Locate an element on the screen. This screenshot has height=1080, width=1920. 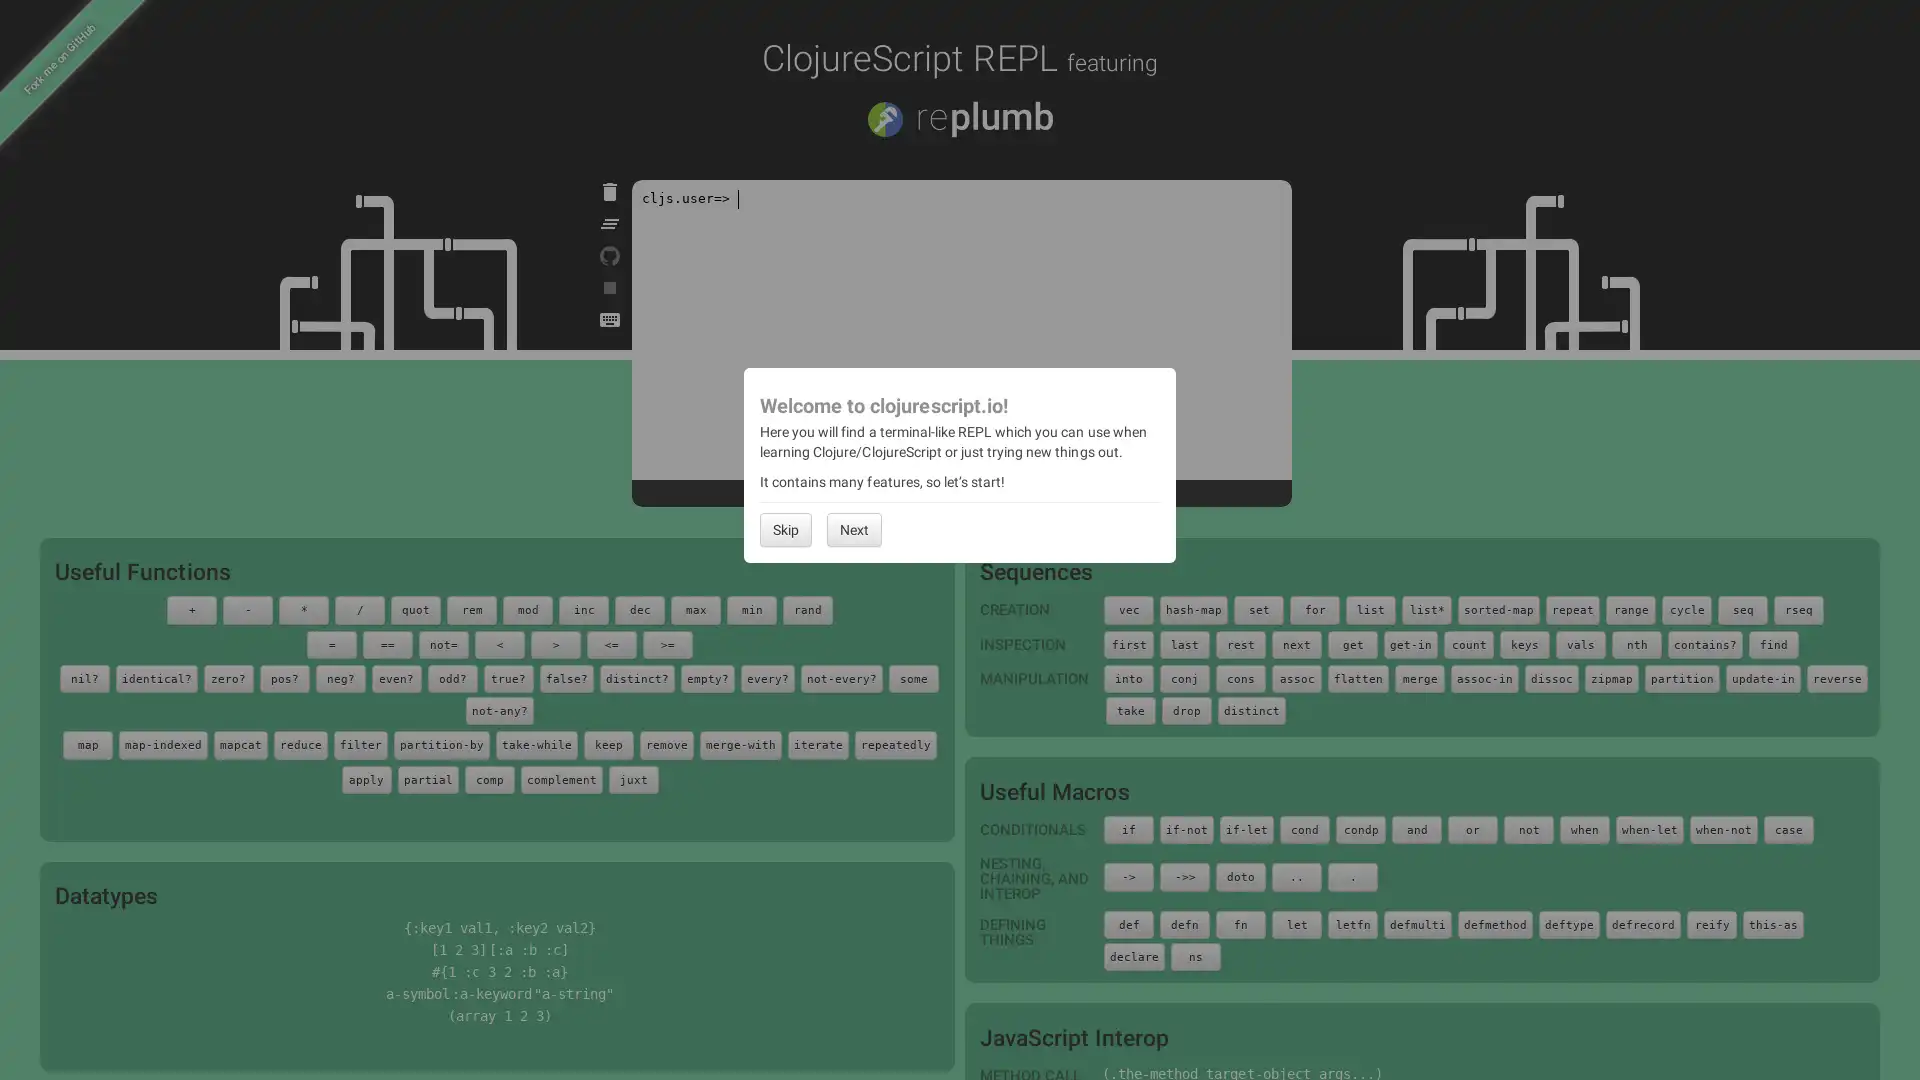
update-in is located at coordinates (1763, 677).